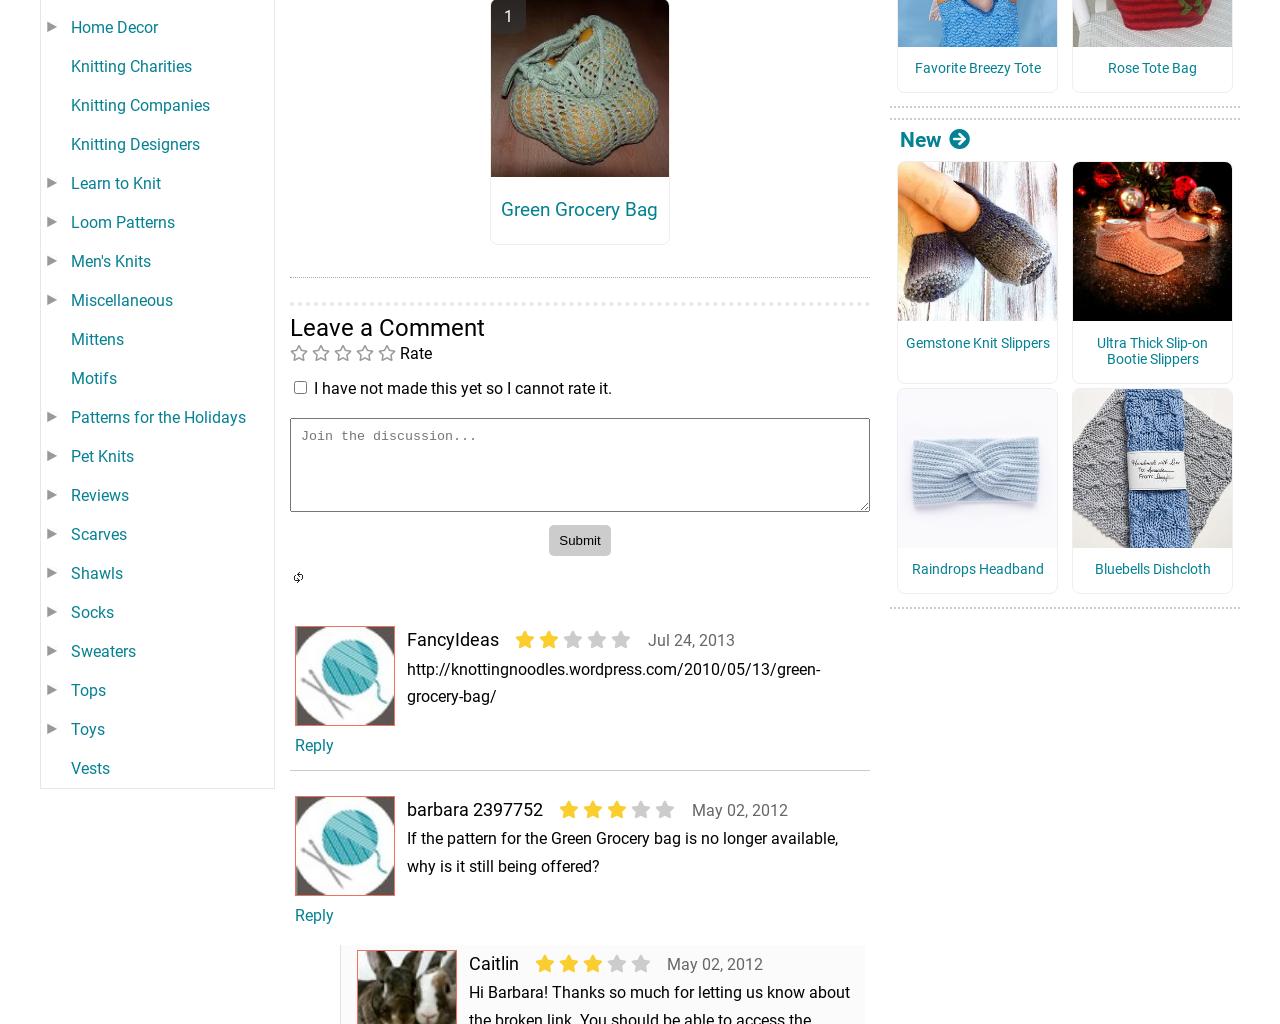  Describe the element at coordinates (91, 639) in the screenshot. I see `'Socks'` at that location.